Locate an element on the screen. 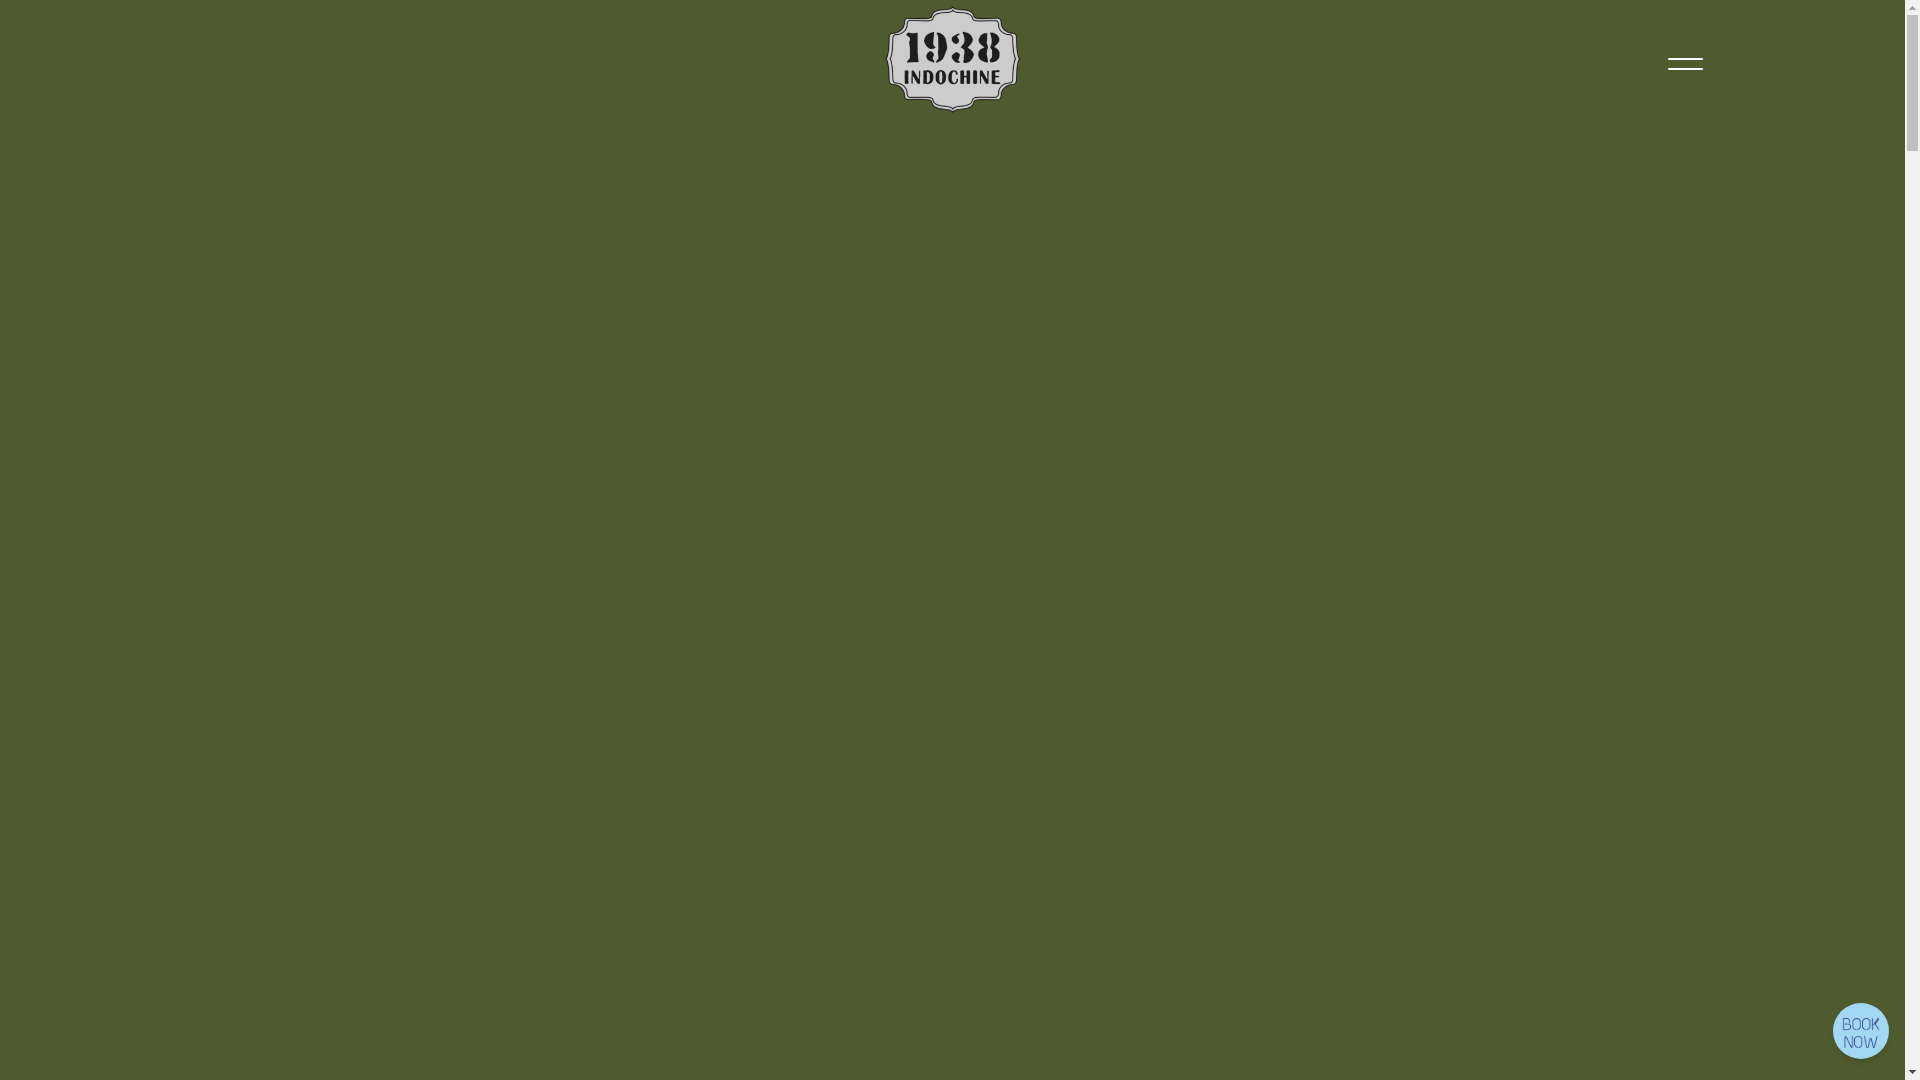 The image size is (1920, 1080). 'R E S E R V A T I O N' is located at coordinates (1859, 1030).